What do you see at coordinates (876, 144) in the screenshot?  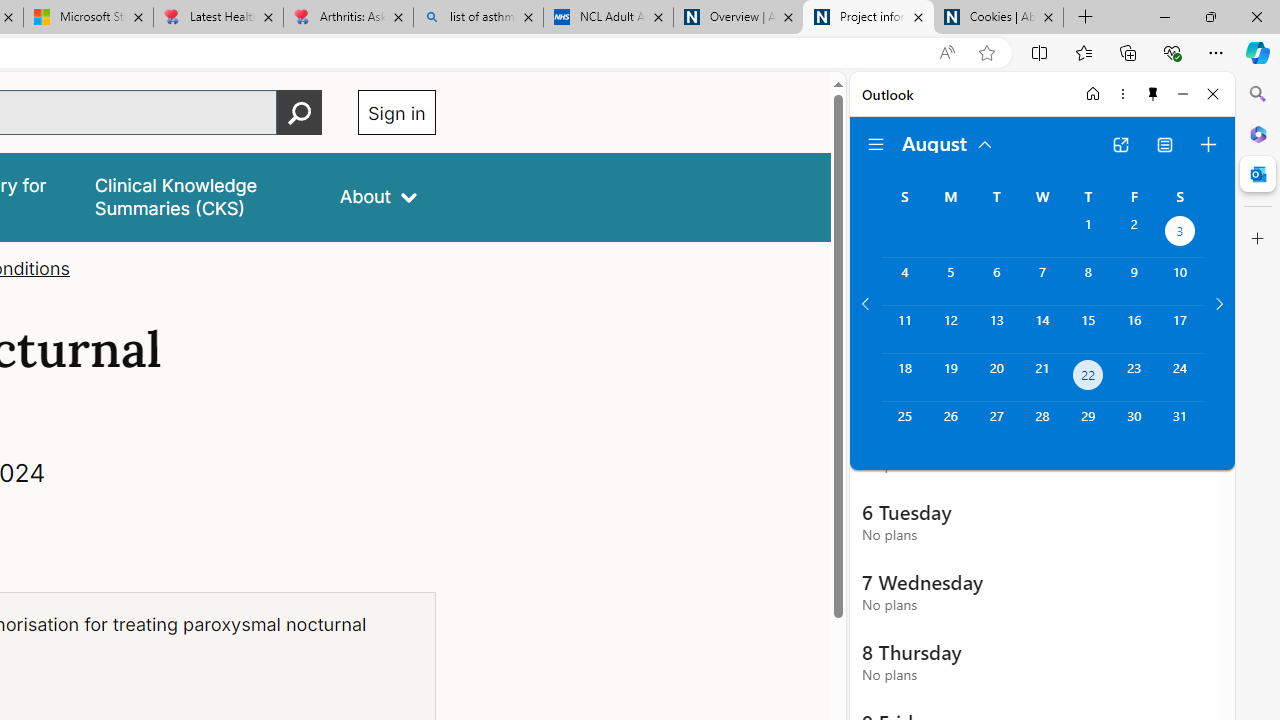 I see `'Folder navigation'` at bounding box center [876, 144].